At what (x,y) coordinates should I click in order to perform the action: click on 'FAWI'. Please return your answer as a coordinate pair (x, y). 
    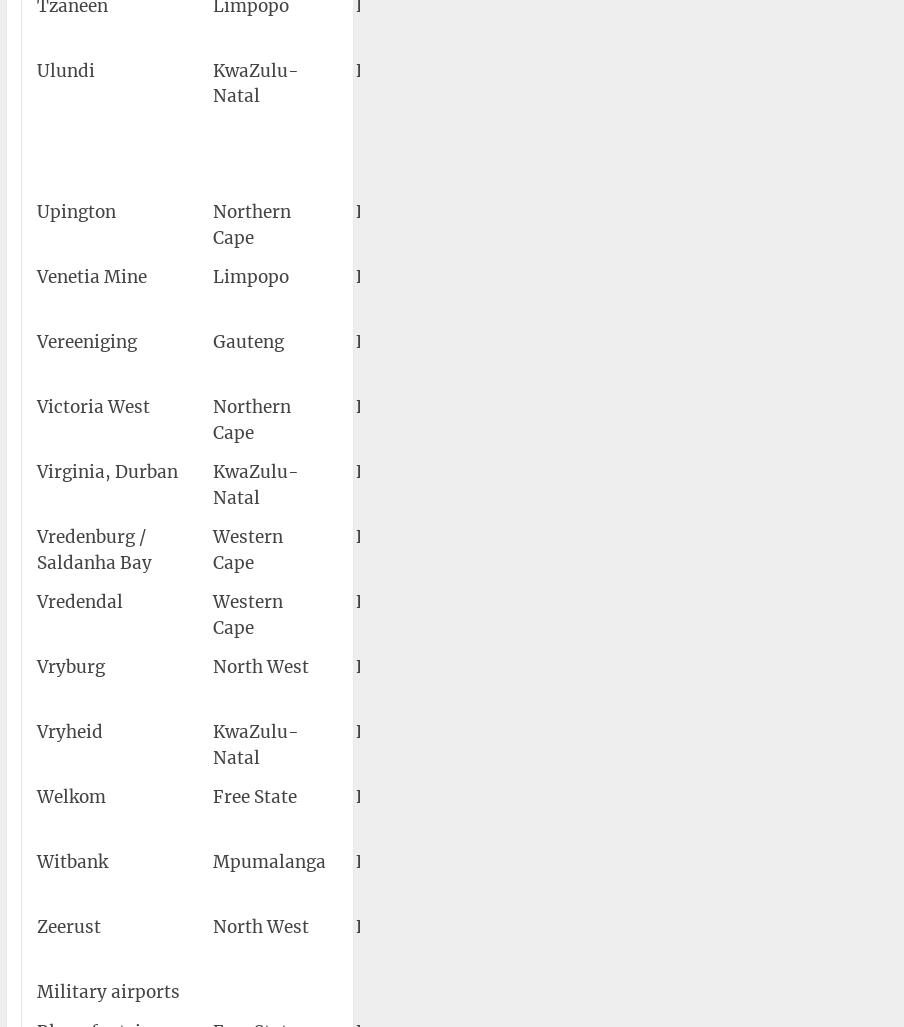
    Looking at the image, I should click on (354, 860).